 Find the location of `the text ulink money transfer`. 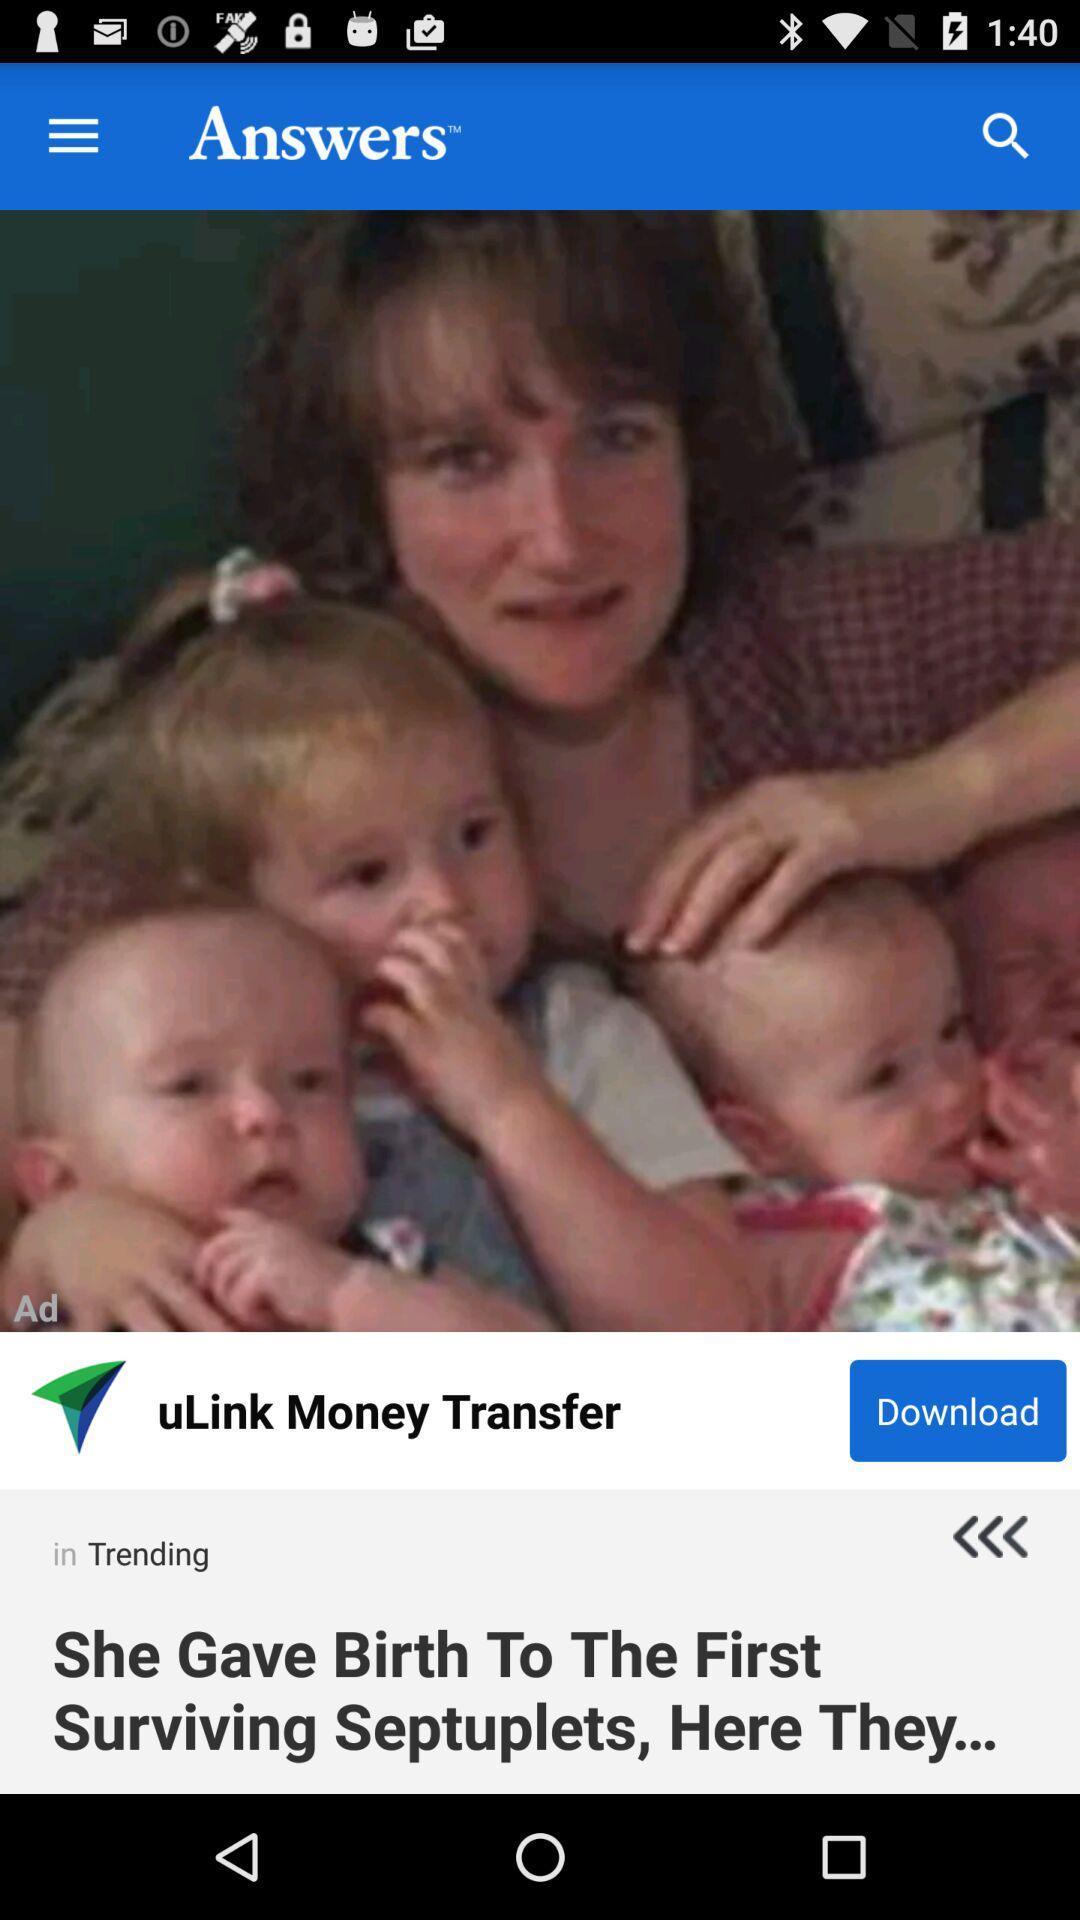

the text ulink money transfer is located at coordinates (496, 1409).